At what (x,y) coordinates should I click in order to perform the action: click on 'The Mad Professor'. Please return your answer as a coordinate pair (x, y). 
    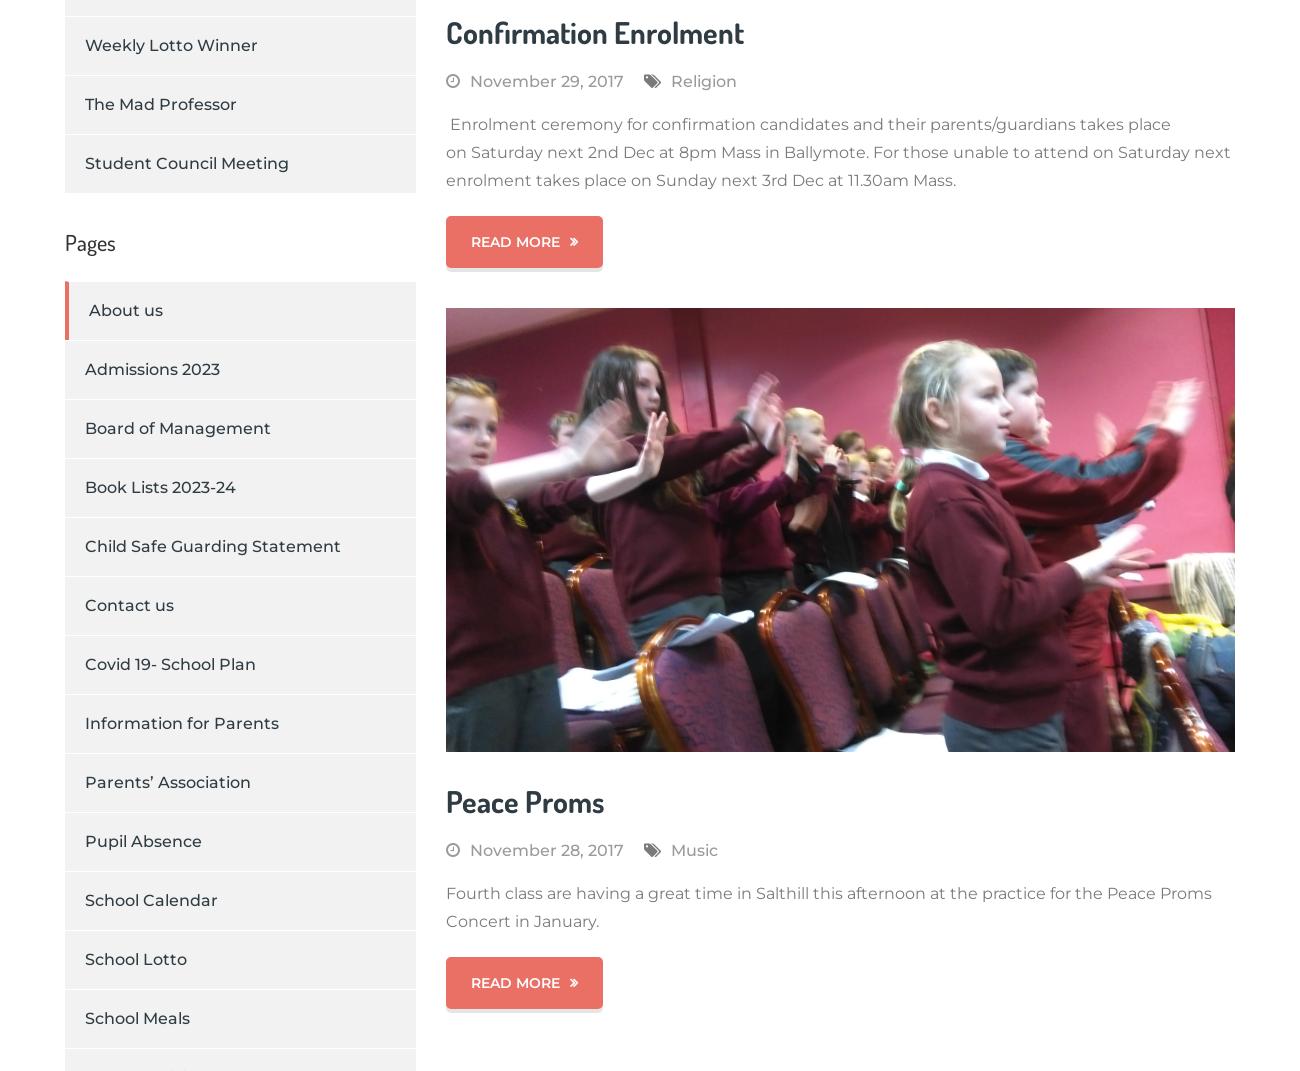
    Looking at the image, I should click on (159, 103).